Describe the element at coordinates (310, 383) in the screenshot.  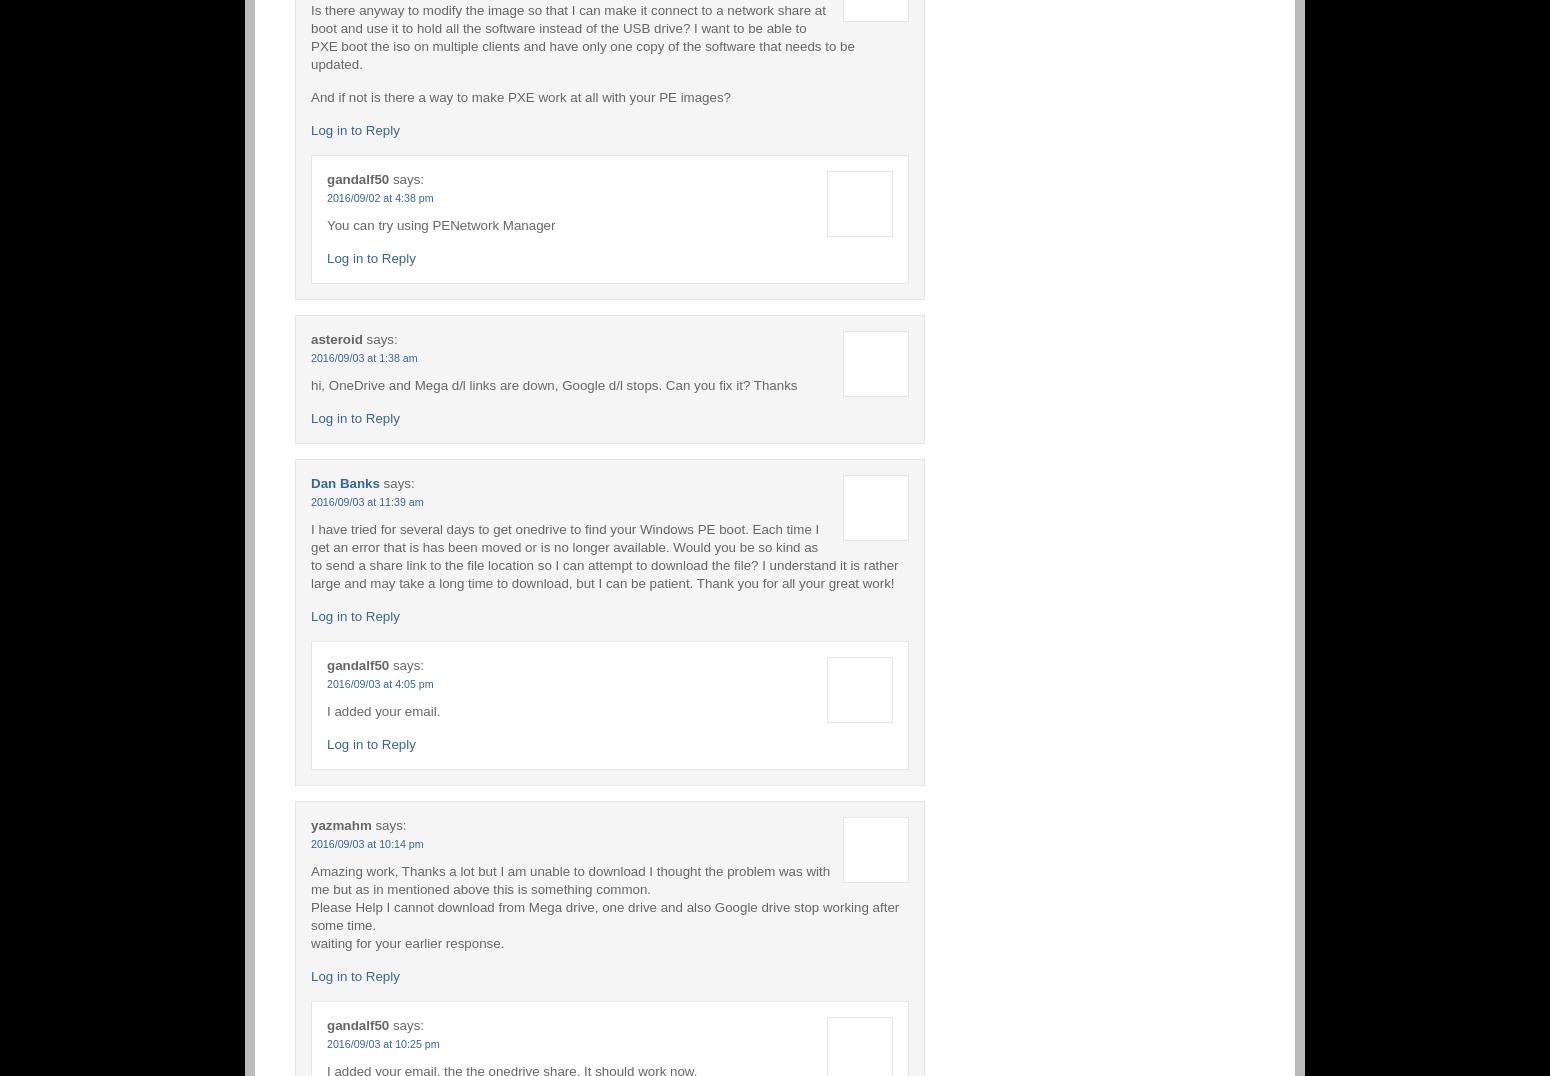
I see `'hi, OneDrive and Mega d/l links are down, Google d/l stops. Can you fix it? Thanks'` at that location.